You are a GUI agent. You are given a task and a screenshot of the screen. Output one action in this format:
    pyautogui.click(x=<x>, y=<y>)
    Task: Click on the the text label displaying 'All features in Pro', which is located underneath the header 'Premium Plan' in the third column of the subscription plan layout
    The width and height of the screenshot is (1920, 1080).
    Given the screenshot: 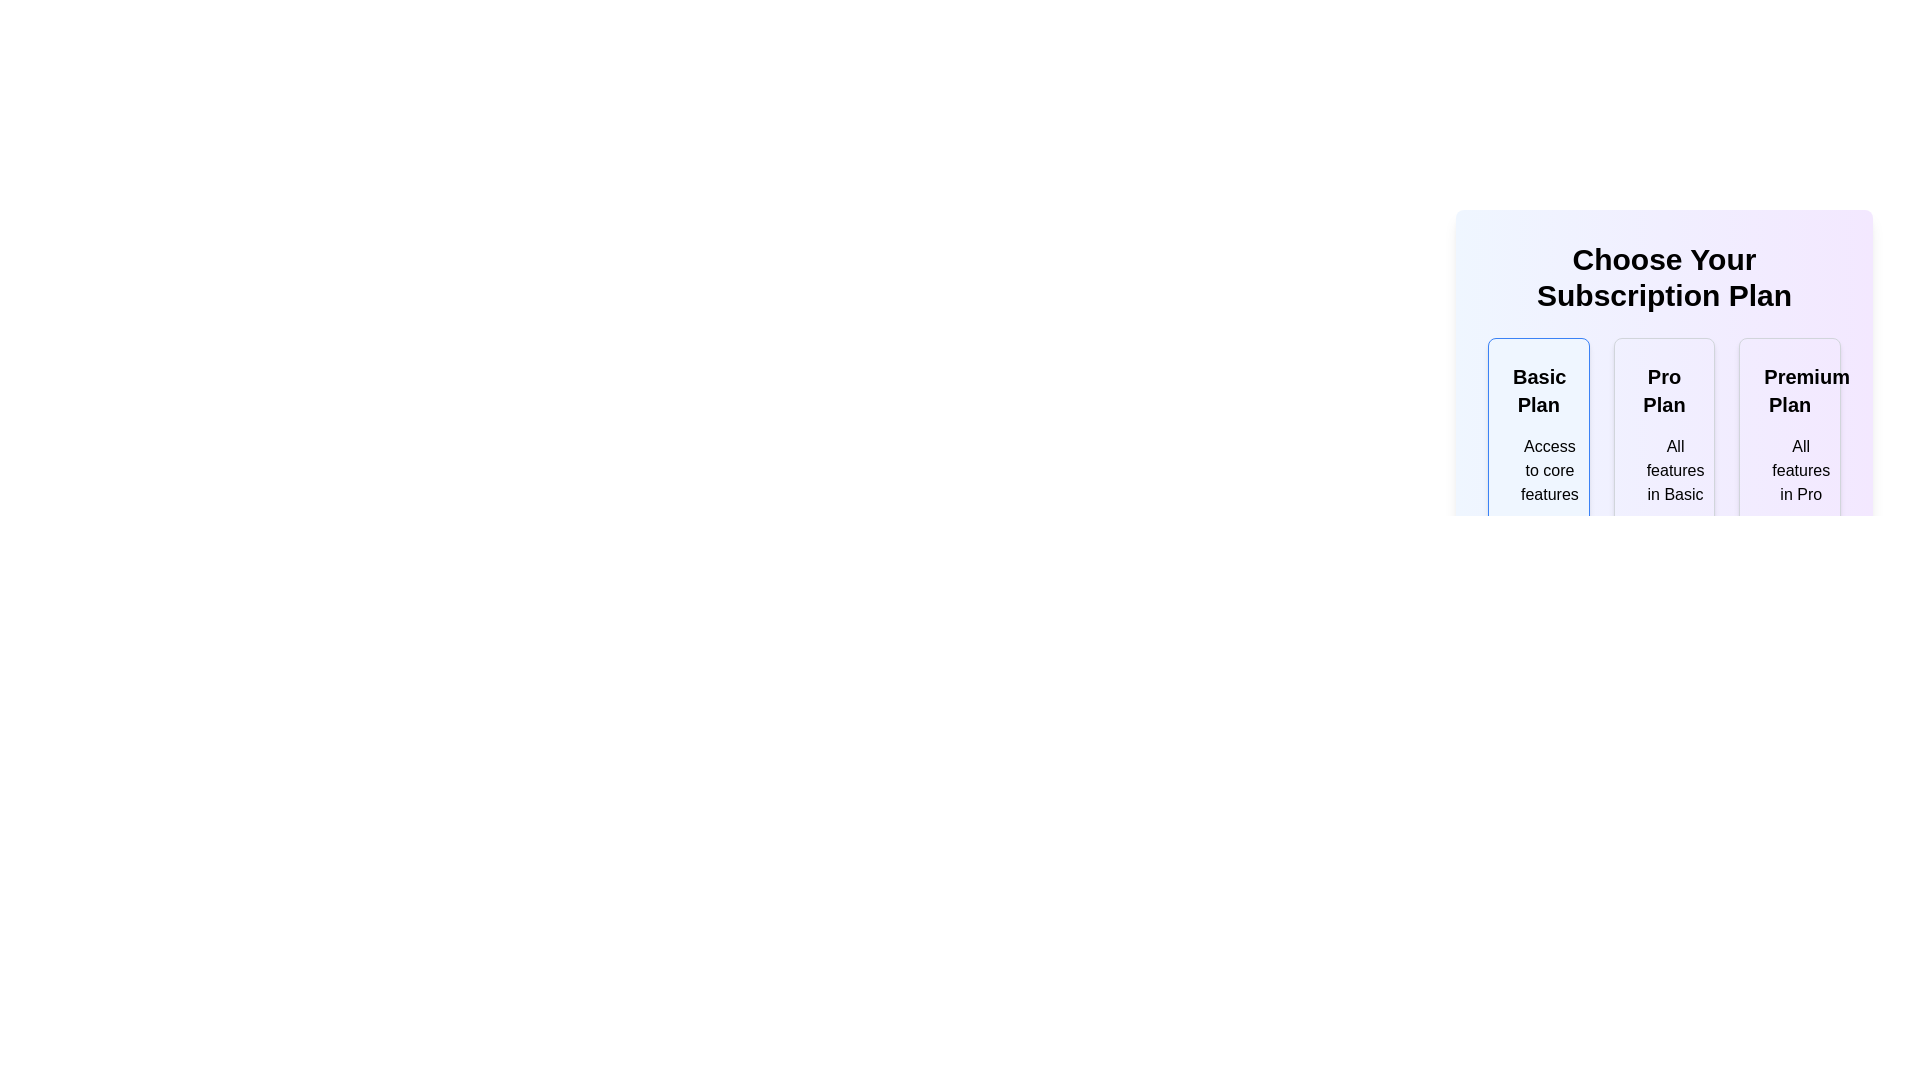 What is the action you would take?
    pyautogui.click(x=1801, y=470)
    